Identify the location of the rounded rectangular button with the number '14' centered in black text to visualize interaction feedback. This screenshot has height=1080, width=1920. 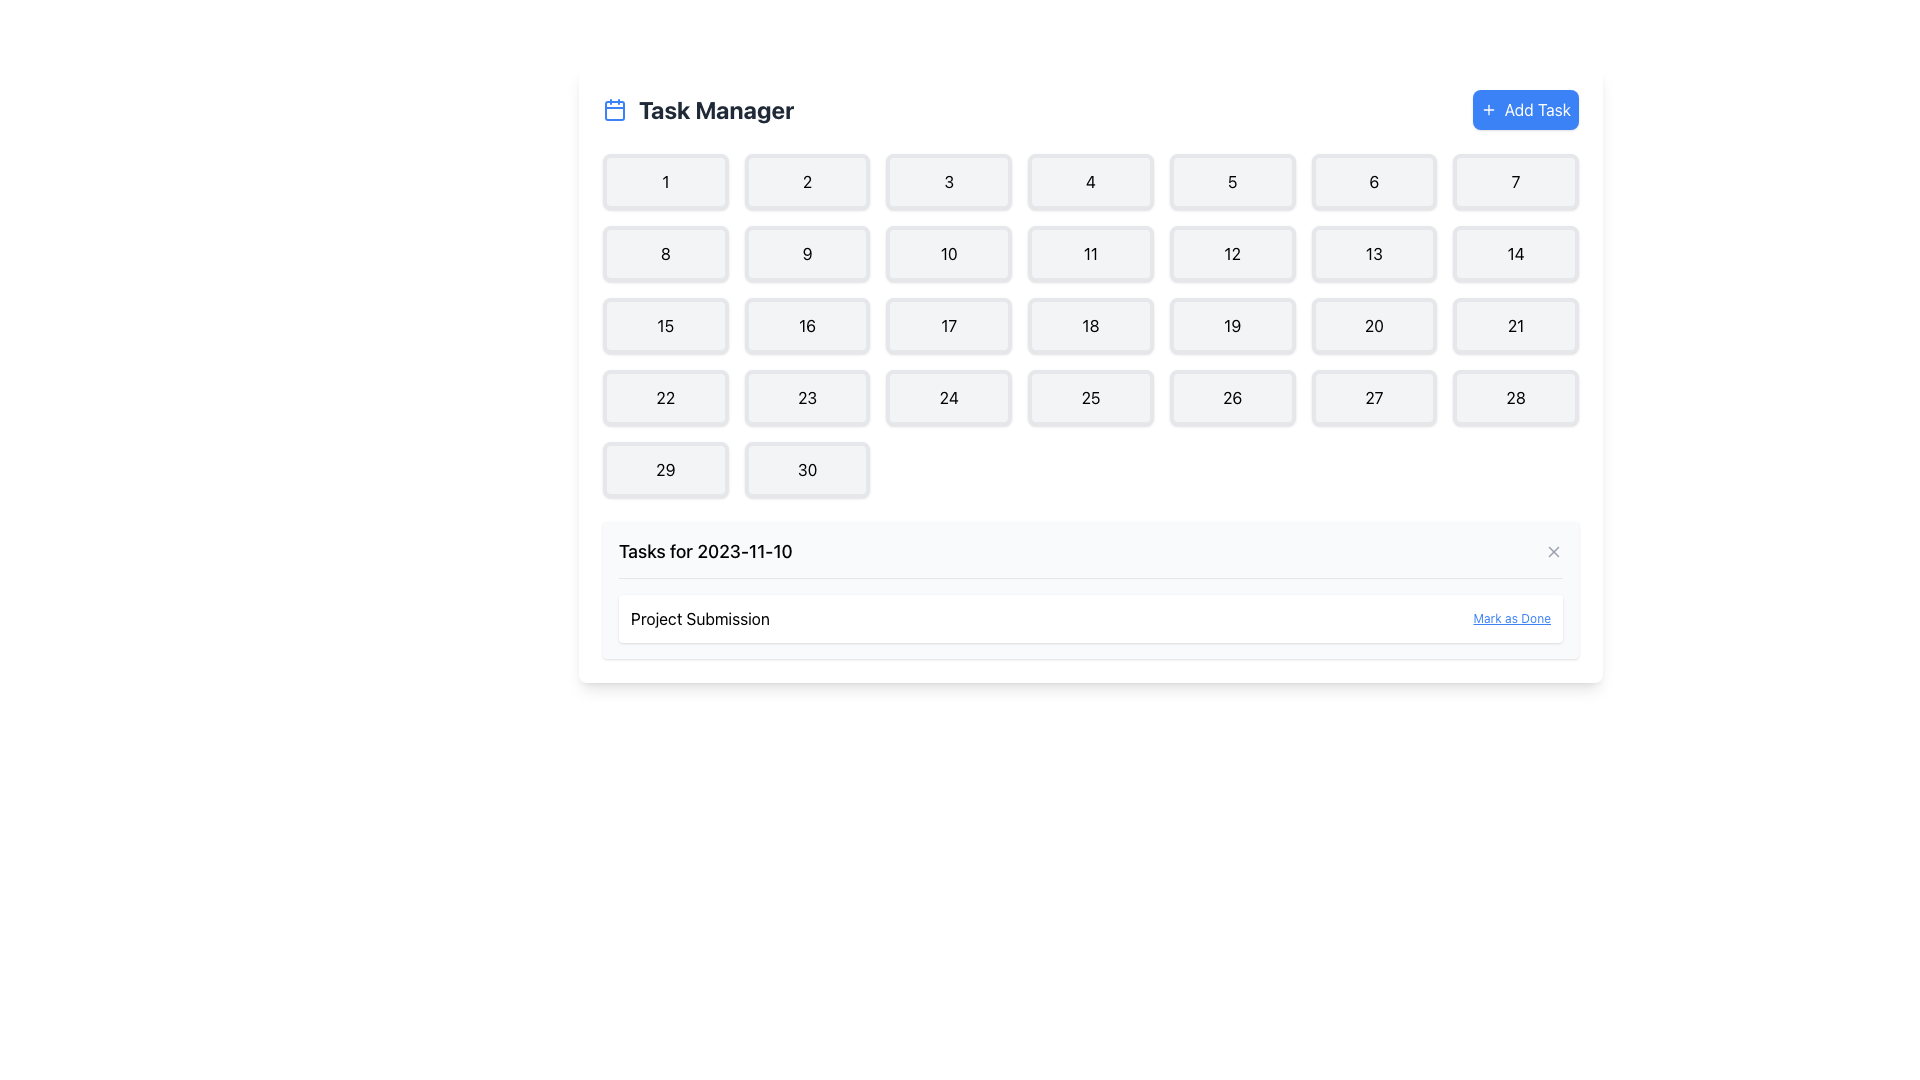
(1516, 253).